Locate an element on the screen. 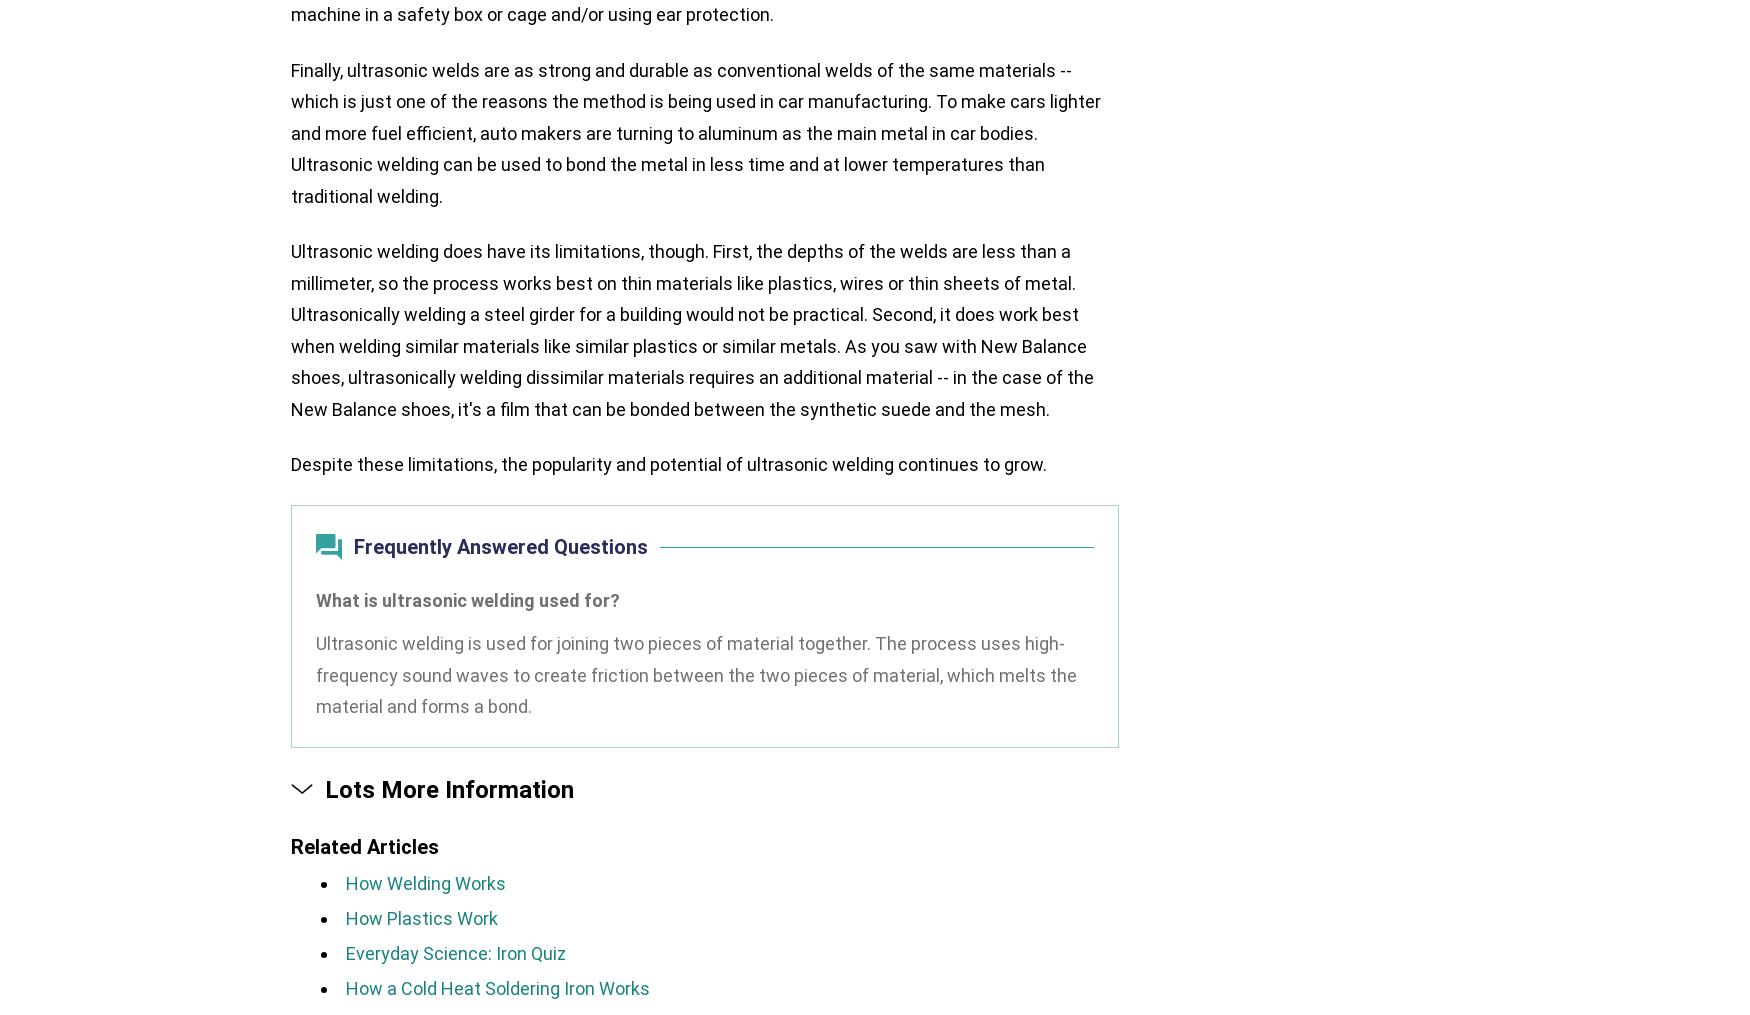  'Everyday Science: Iron Quiz' is located at coordinates (456, 952).